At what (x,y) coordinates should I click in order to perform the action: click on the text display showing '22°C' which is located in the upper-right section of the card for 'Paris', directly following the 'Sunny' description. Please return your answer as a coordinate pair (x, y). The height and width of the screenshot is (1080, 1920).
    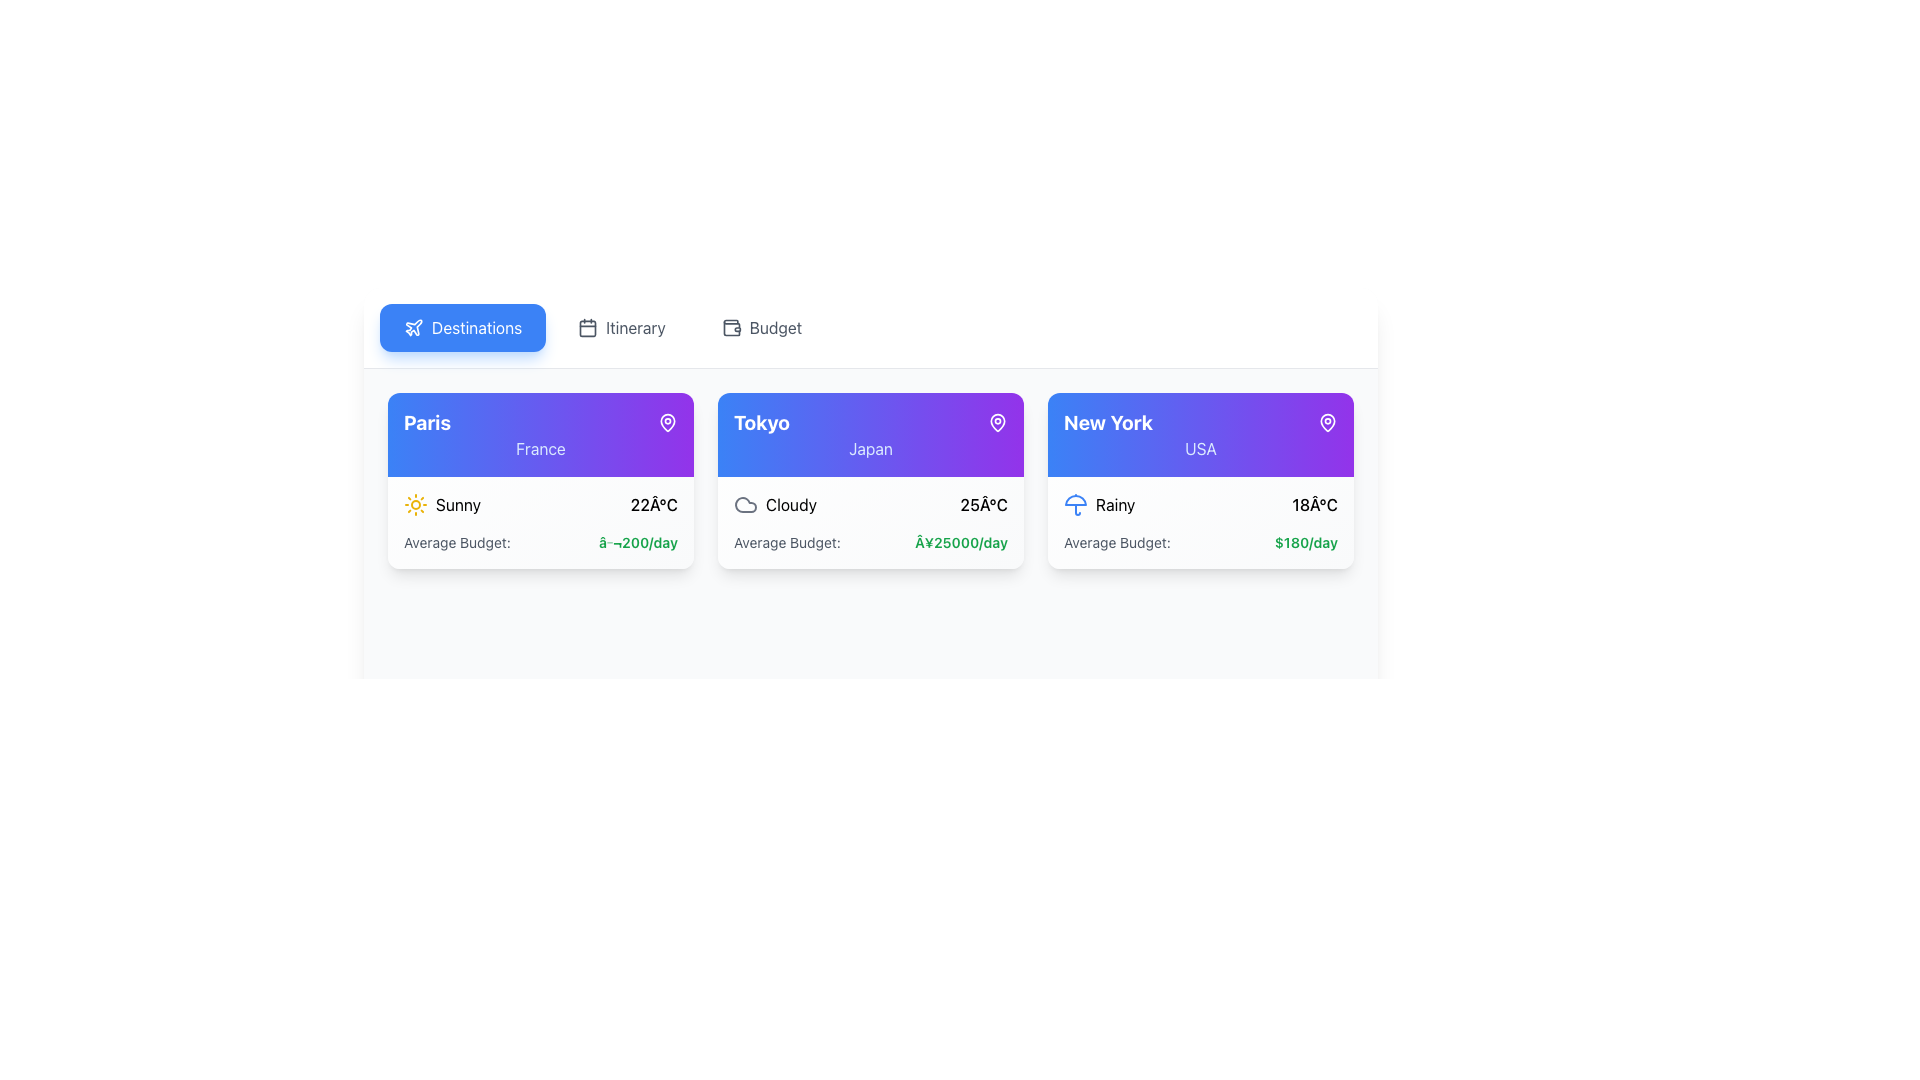
    Looking at the image, I should click on (654, 504).